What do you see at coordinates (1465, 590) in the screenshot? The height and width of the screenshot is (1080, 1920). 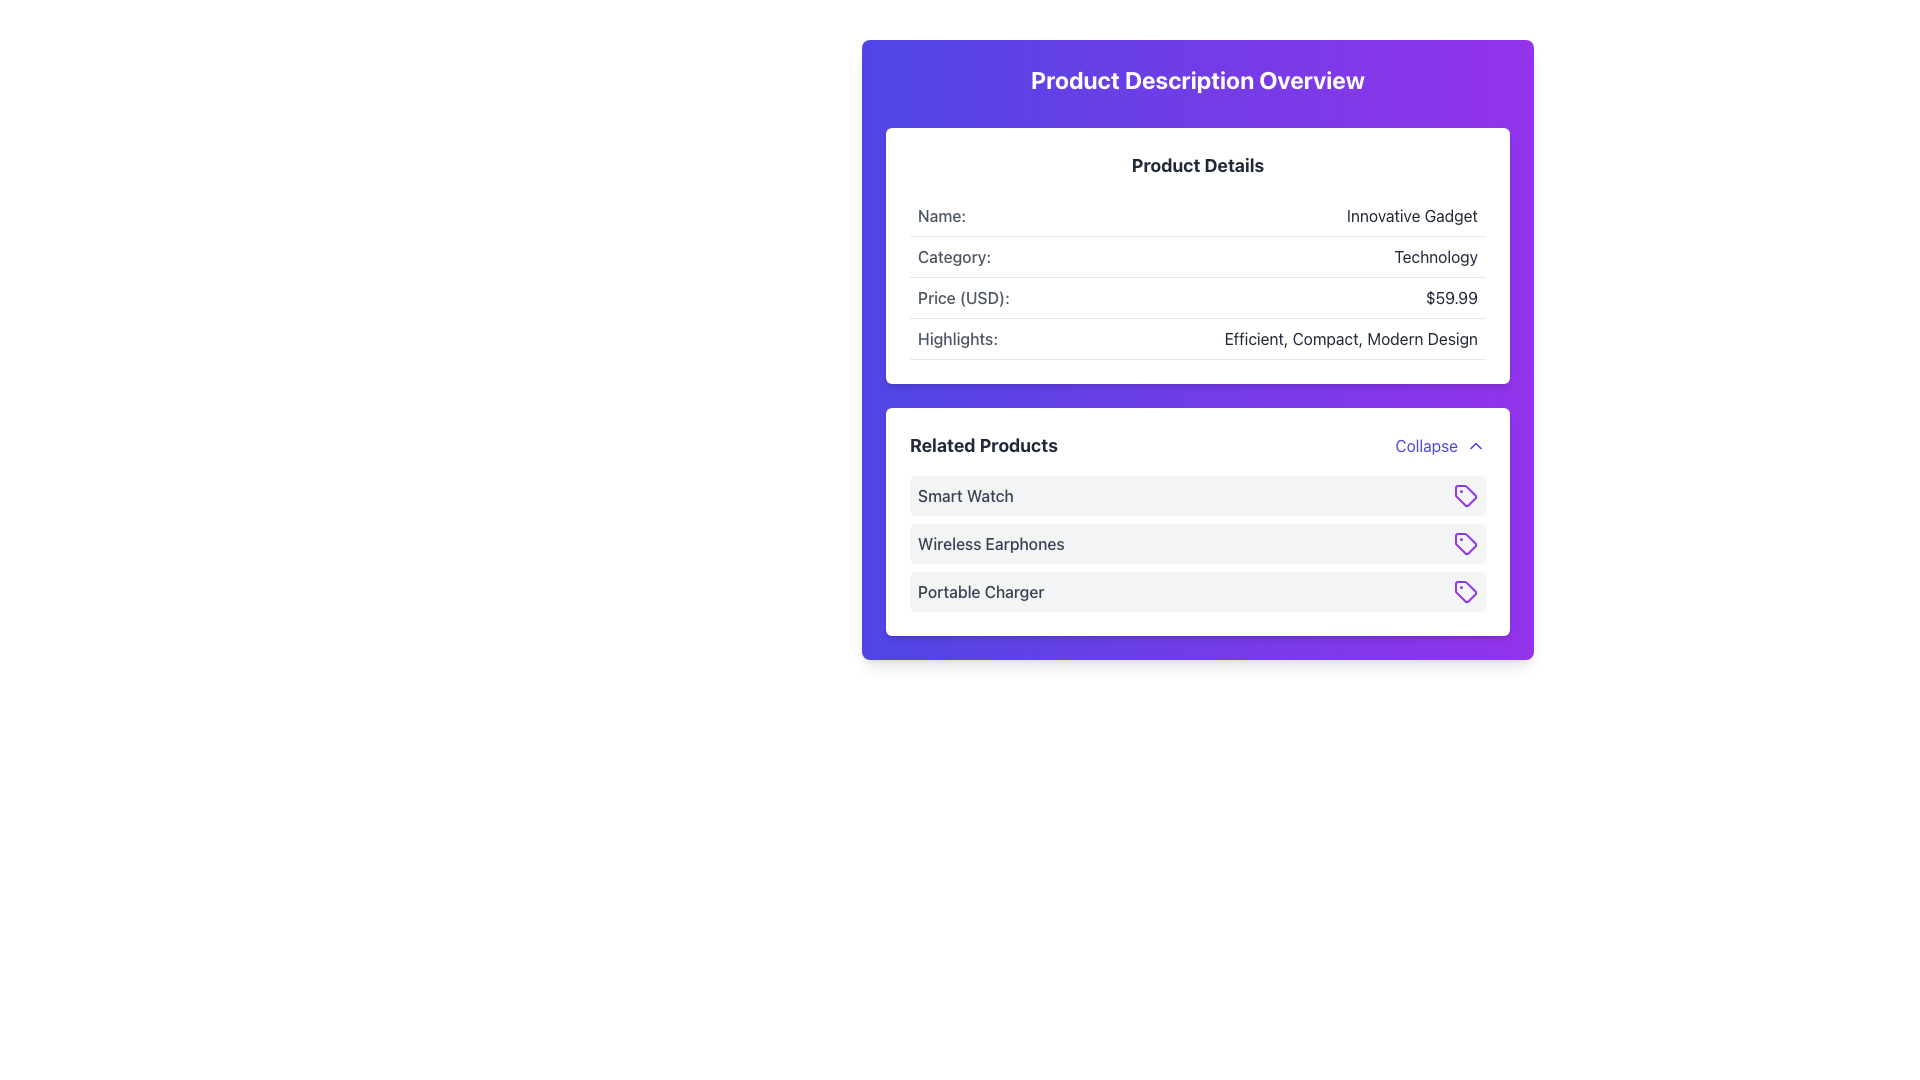 I see `the purple tag icon located on the far right side of the 'Portable Charger' row, which has a circular hole near its top-left corner` at bounding box center [1465, 590].